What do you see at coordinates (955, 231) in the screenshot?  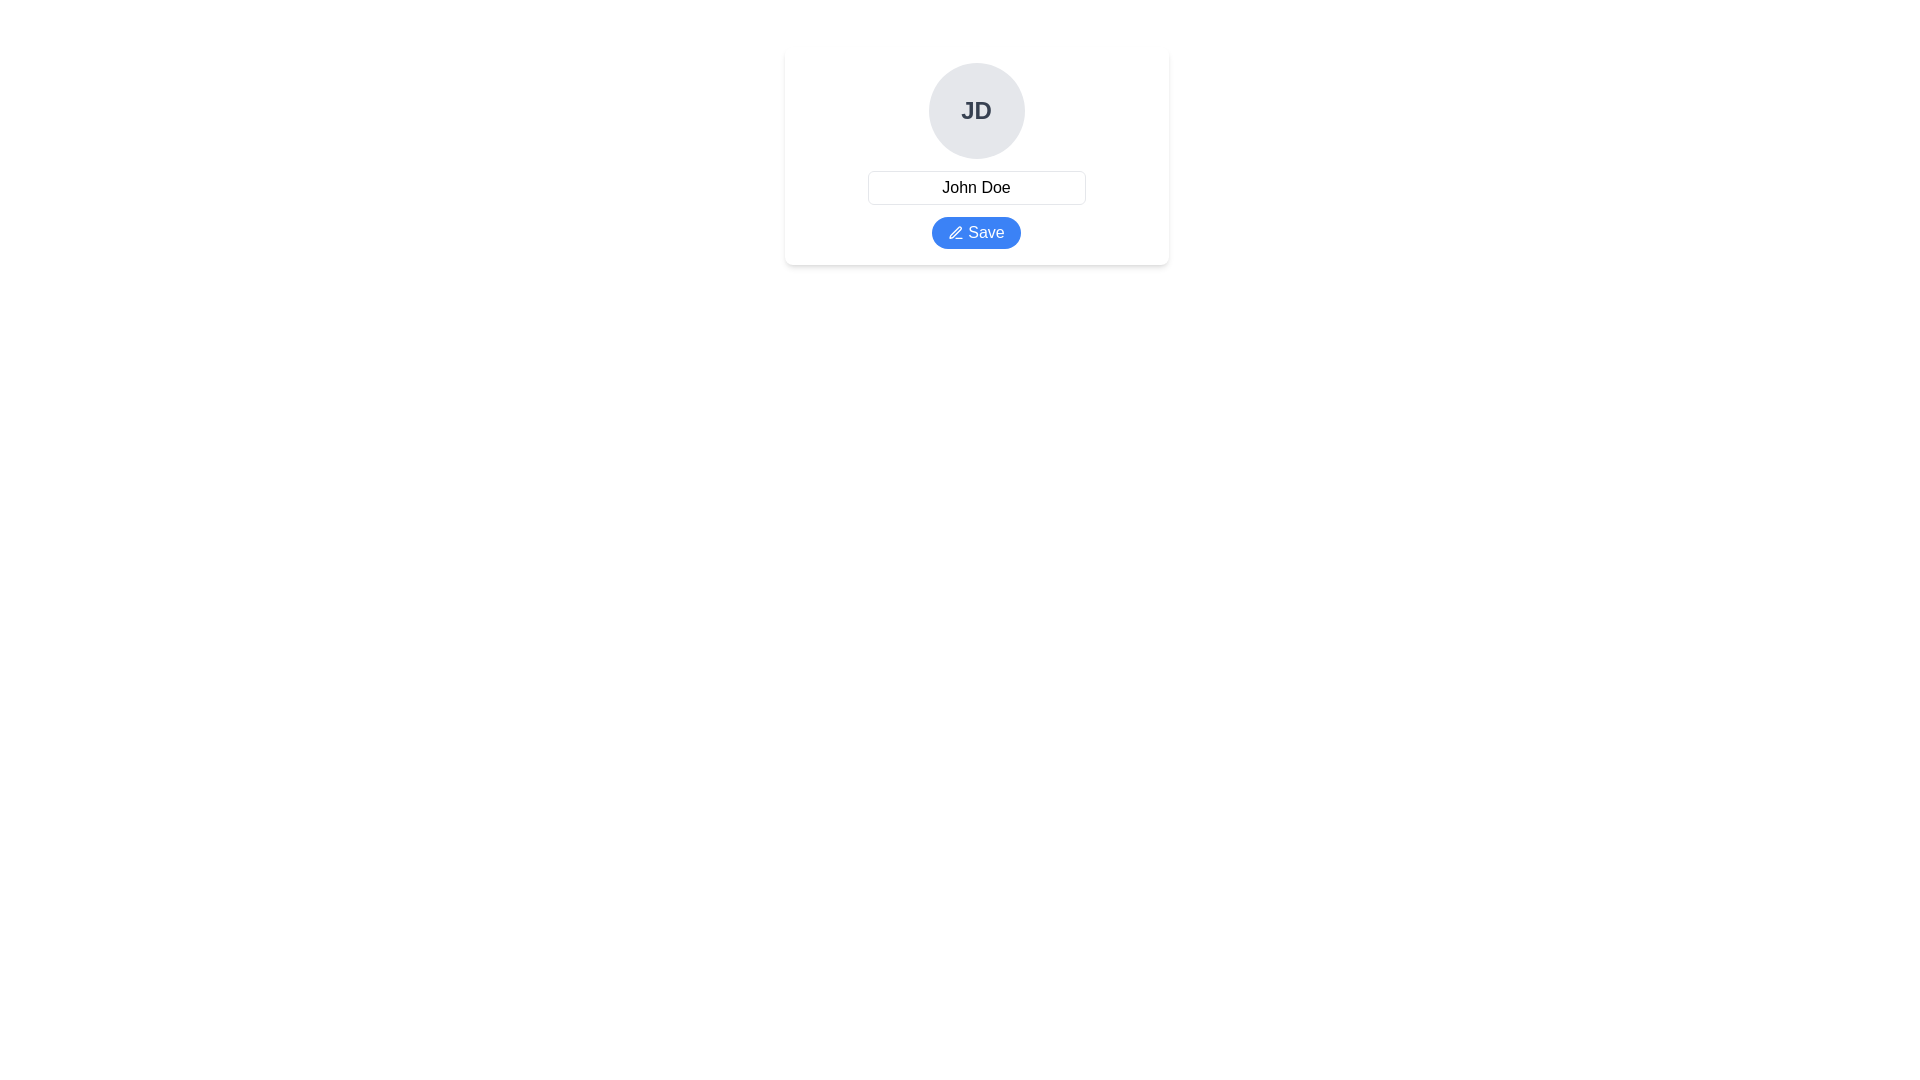 I see `the edit icon located immediately to the left of the 'Save' button in the card layout for 'John Doe'` at bounding box center [955, 231].